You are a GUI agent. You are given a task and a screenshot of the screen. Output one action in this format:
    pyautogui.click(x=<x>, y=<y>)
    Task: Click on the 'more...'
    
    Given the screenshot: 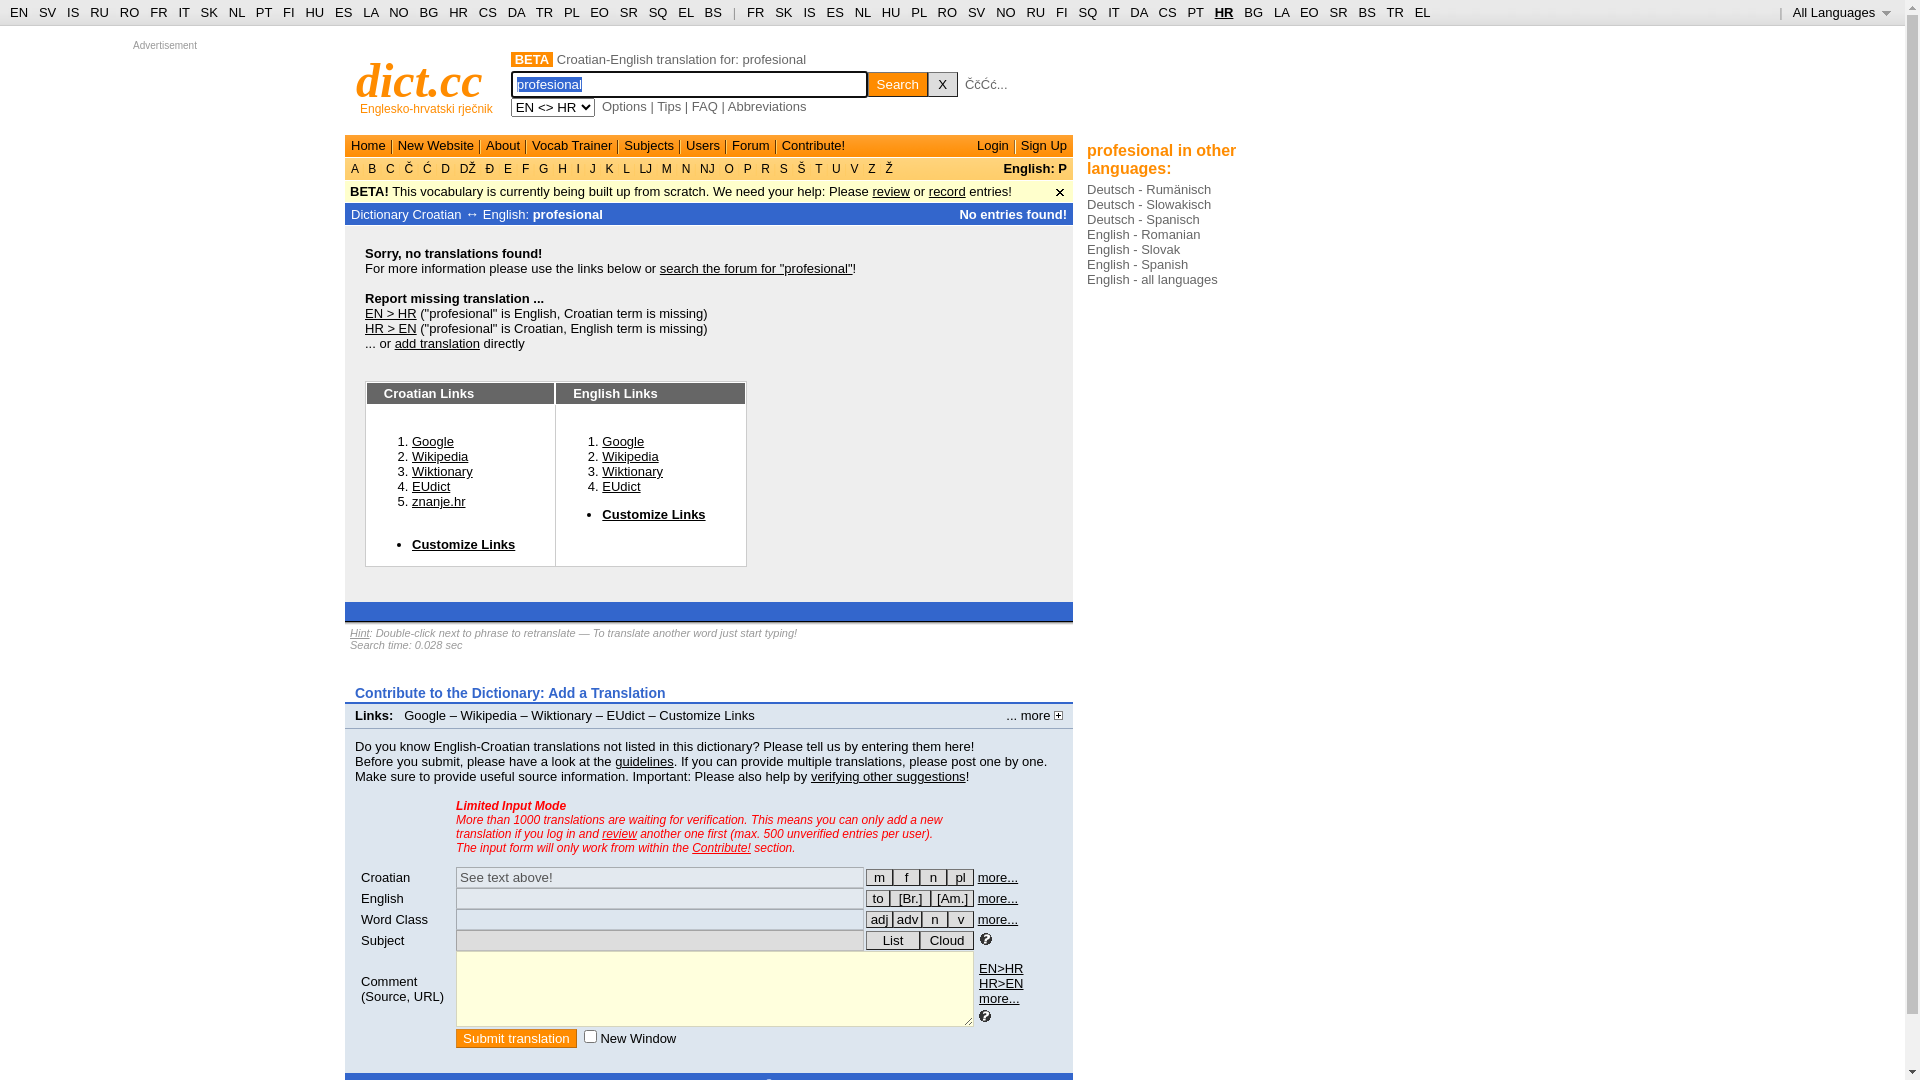 What is the action you would take?
    pyautogui.click(x=998, y=919)
    